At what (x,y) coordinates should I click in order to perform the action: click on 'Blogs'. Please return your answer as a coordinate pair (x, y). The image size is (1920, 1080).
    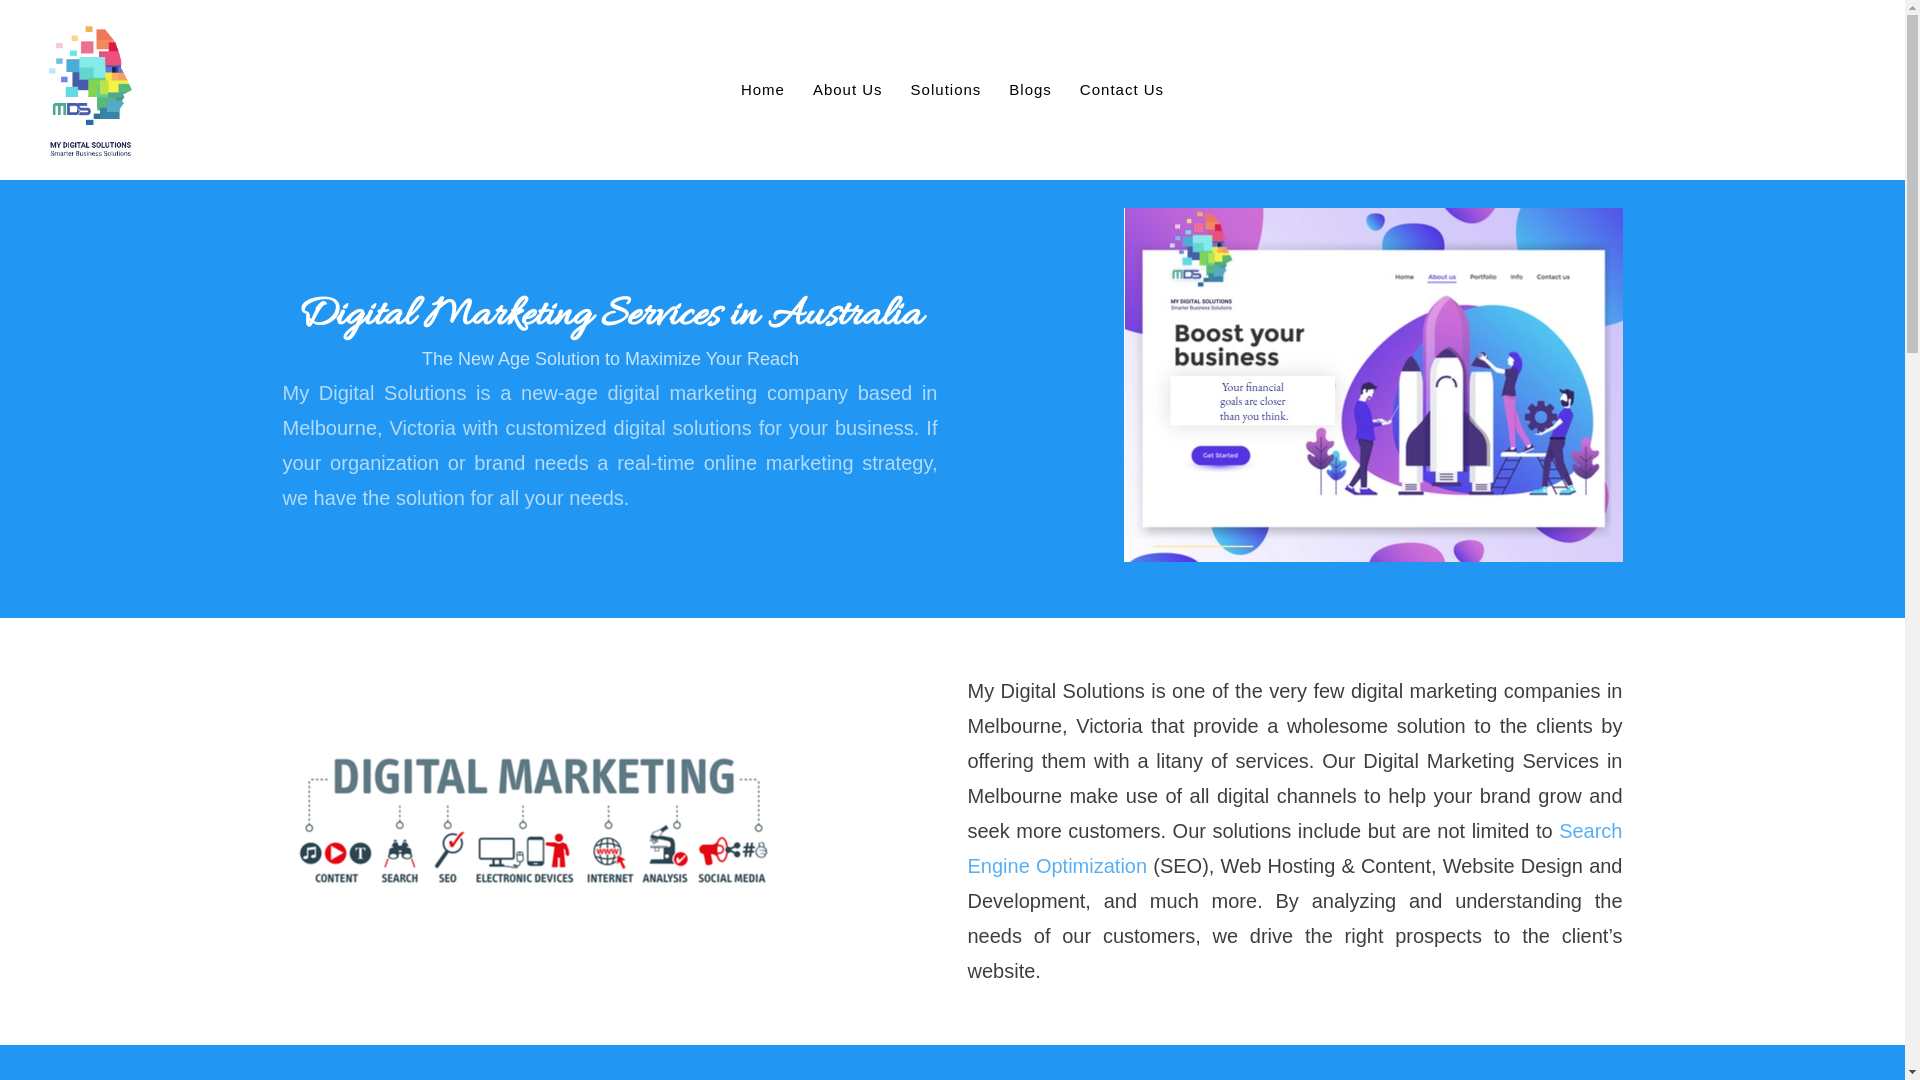
    Looking at the image, I should click on (1030, 88).